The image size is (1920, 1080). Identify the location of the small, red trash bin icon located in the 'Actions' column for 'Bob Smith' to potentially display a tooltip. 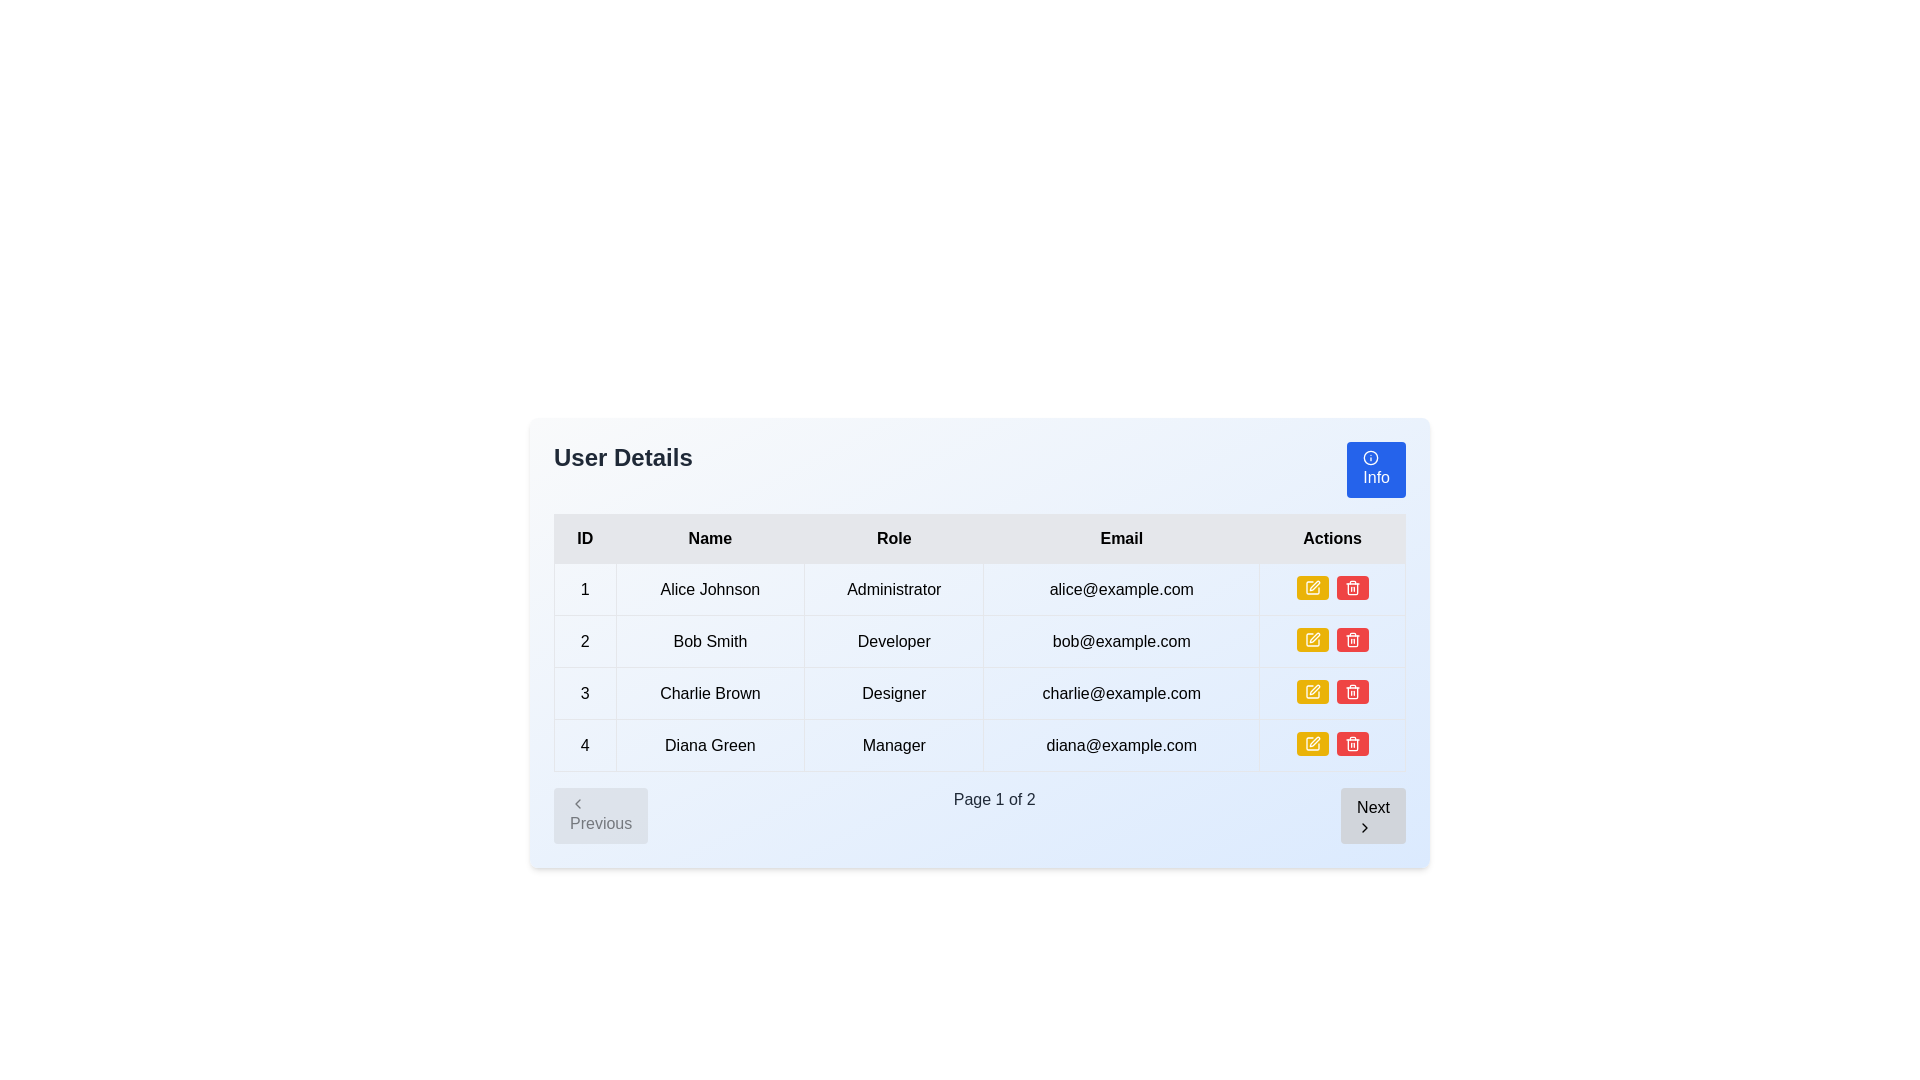
(1352, 586).